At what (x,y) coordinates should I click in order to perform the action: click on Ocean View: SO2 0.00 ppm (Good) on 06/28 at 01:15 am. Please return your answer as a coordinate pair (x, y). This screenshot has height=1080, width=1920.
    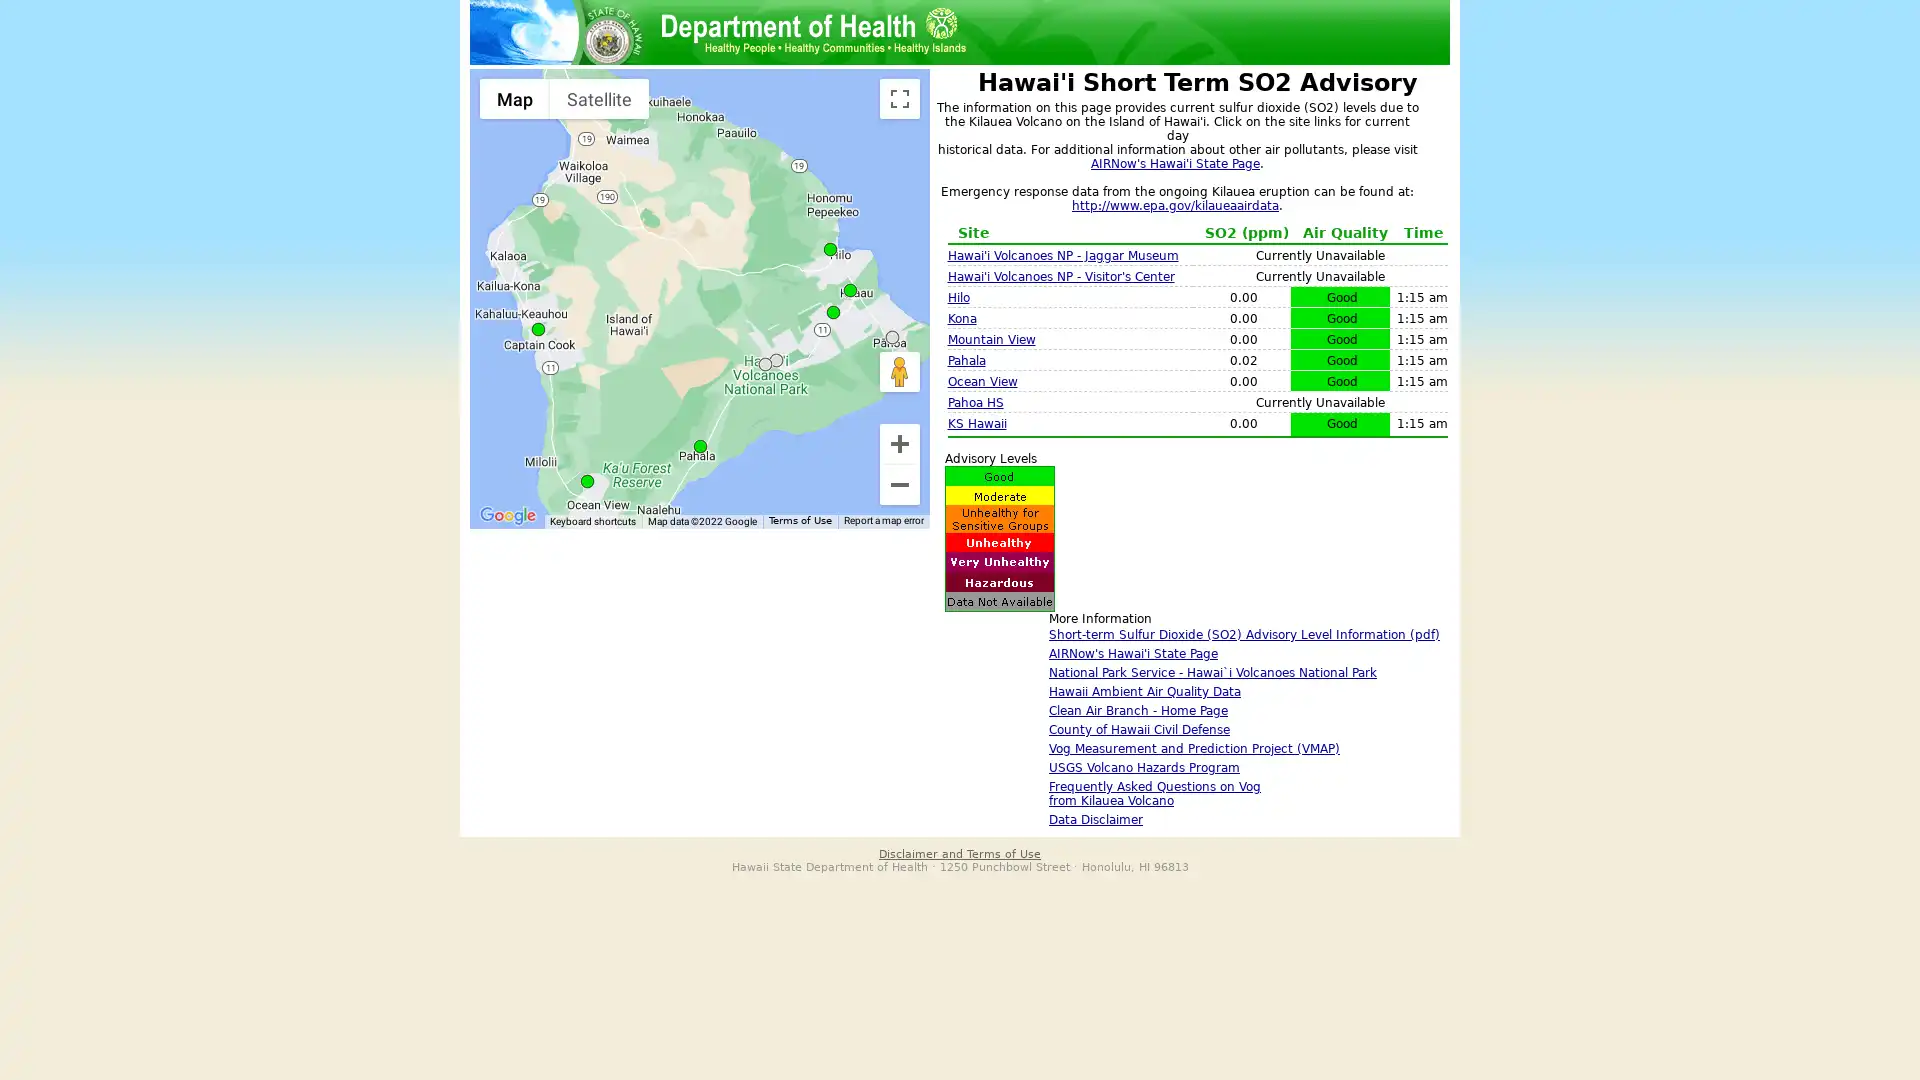
    Looking at the image, I should click on (586, 481).